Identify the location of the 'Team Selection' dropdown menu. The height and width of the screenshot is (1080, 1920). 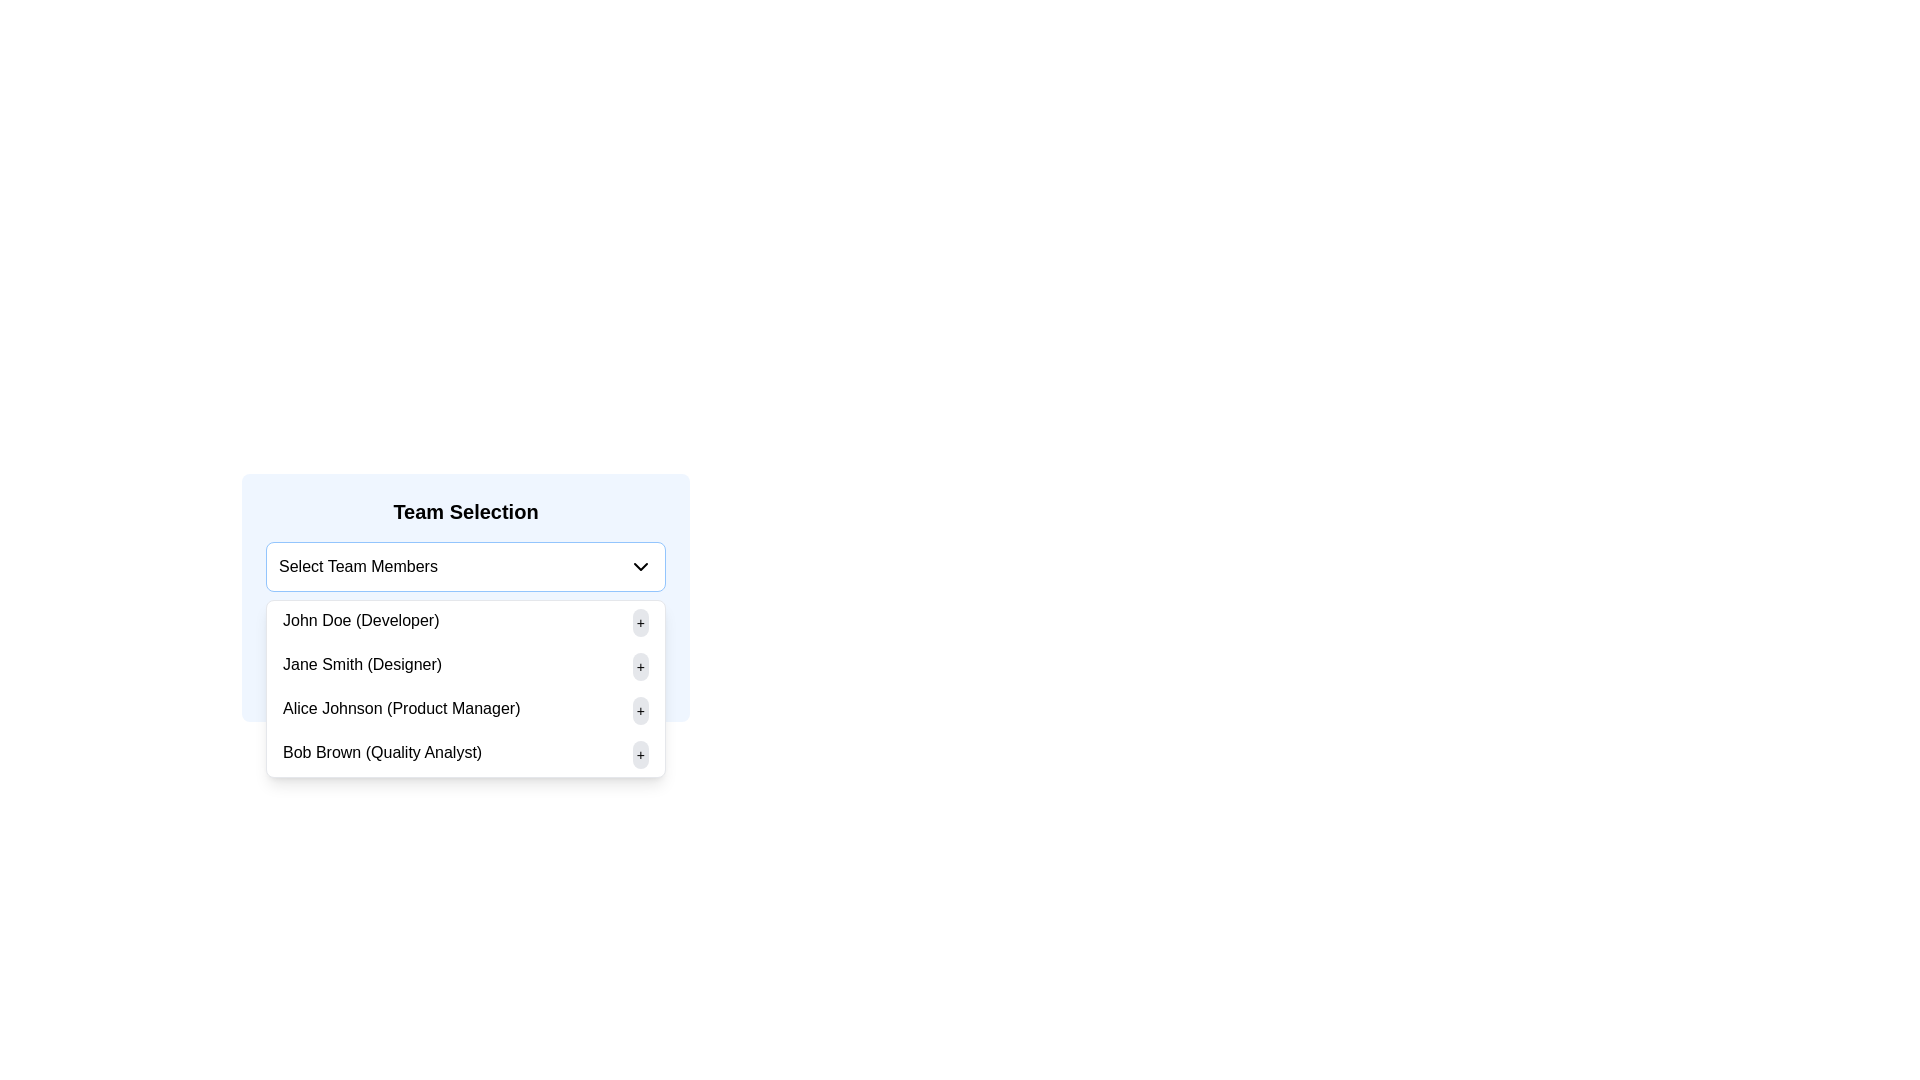
(464, 596).